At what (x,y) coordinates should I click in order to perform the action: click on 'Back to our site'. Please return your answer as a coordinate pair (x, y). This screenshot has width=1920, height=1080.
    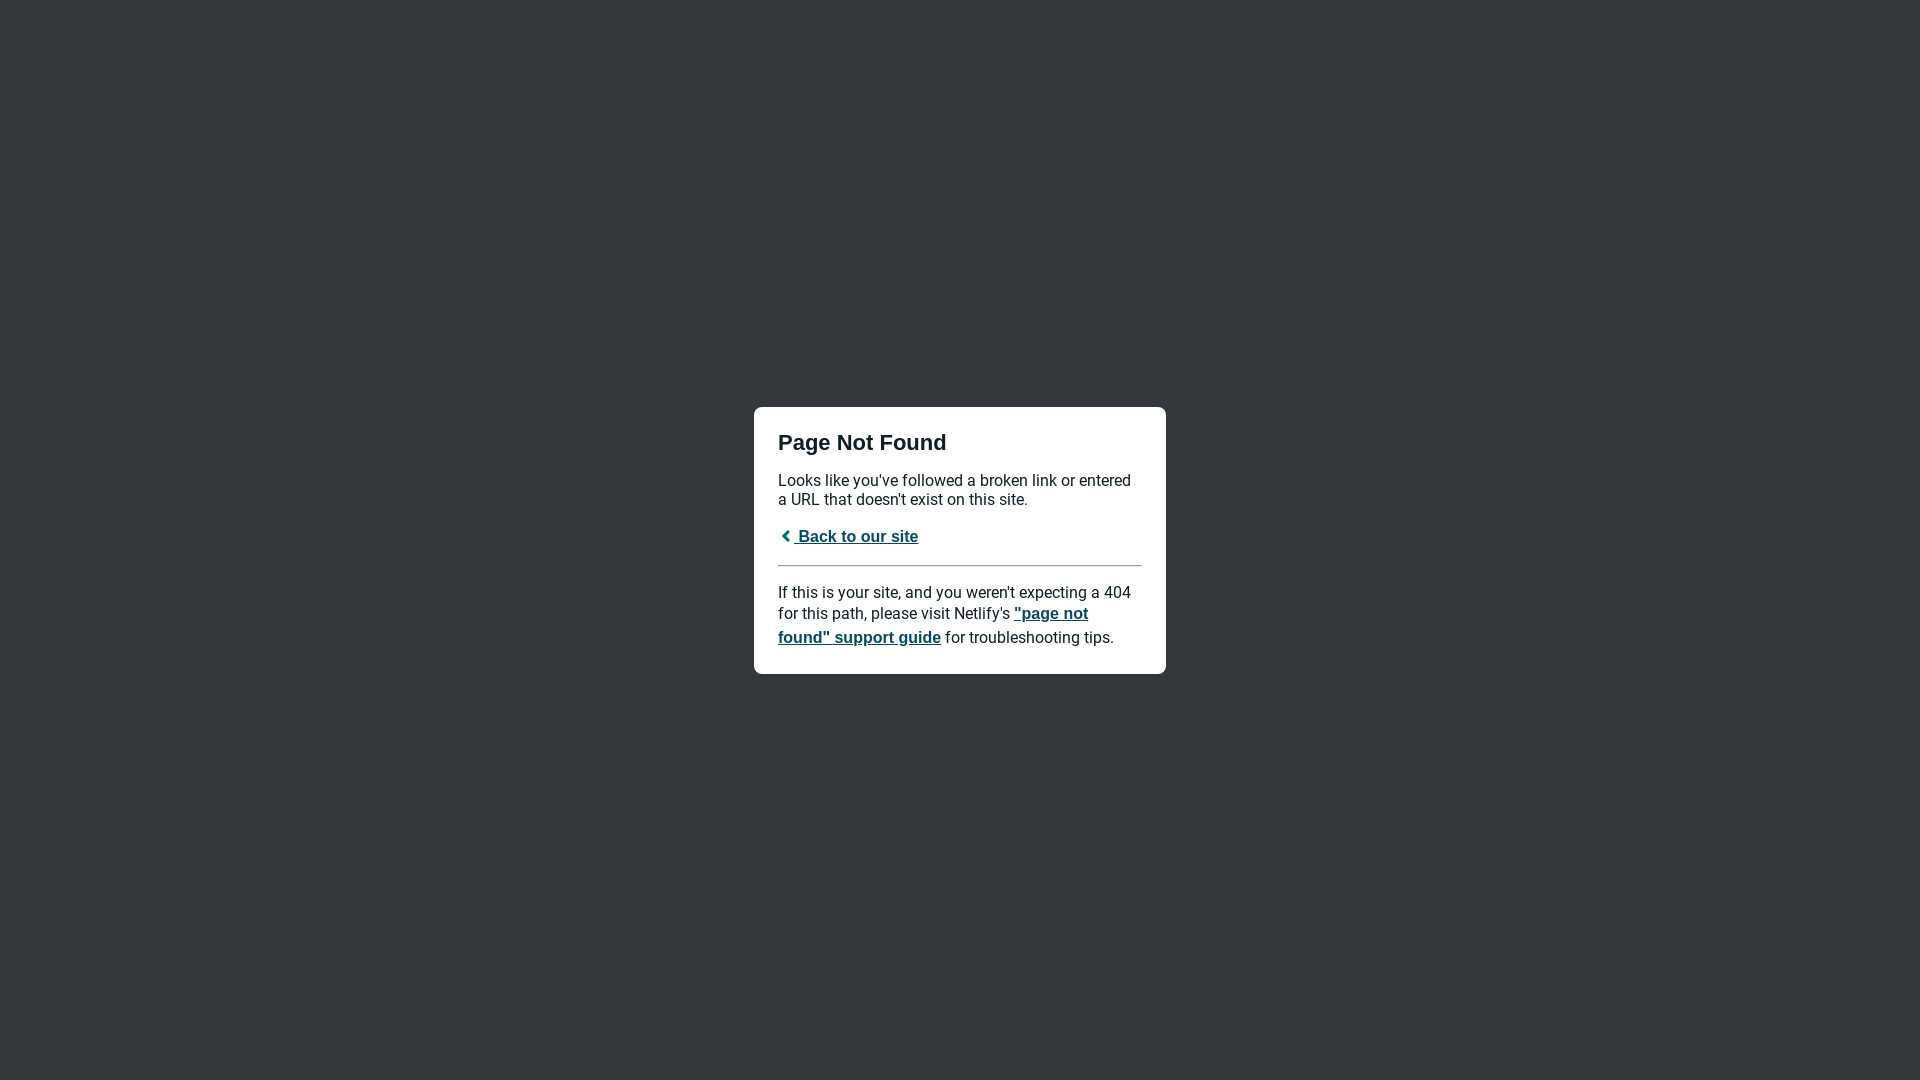
    Looking at the image, I should click on (848, 535).